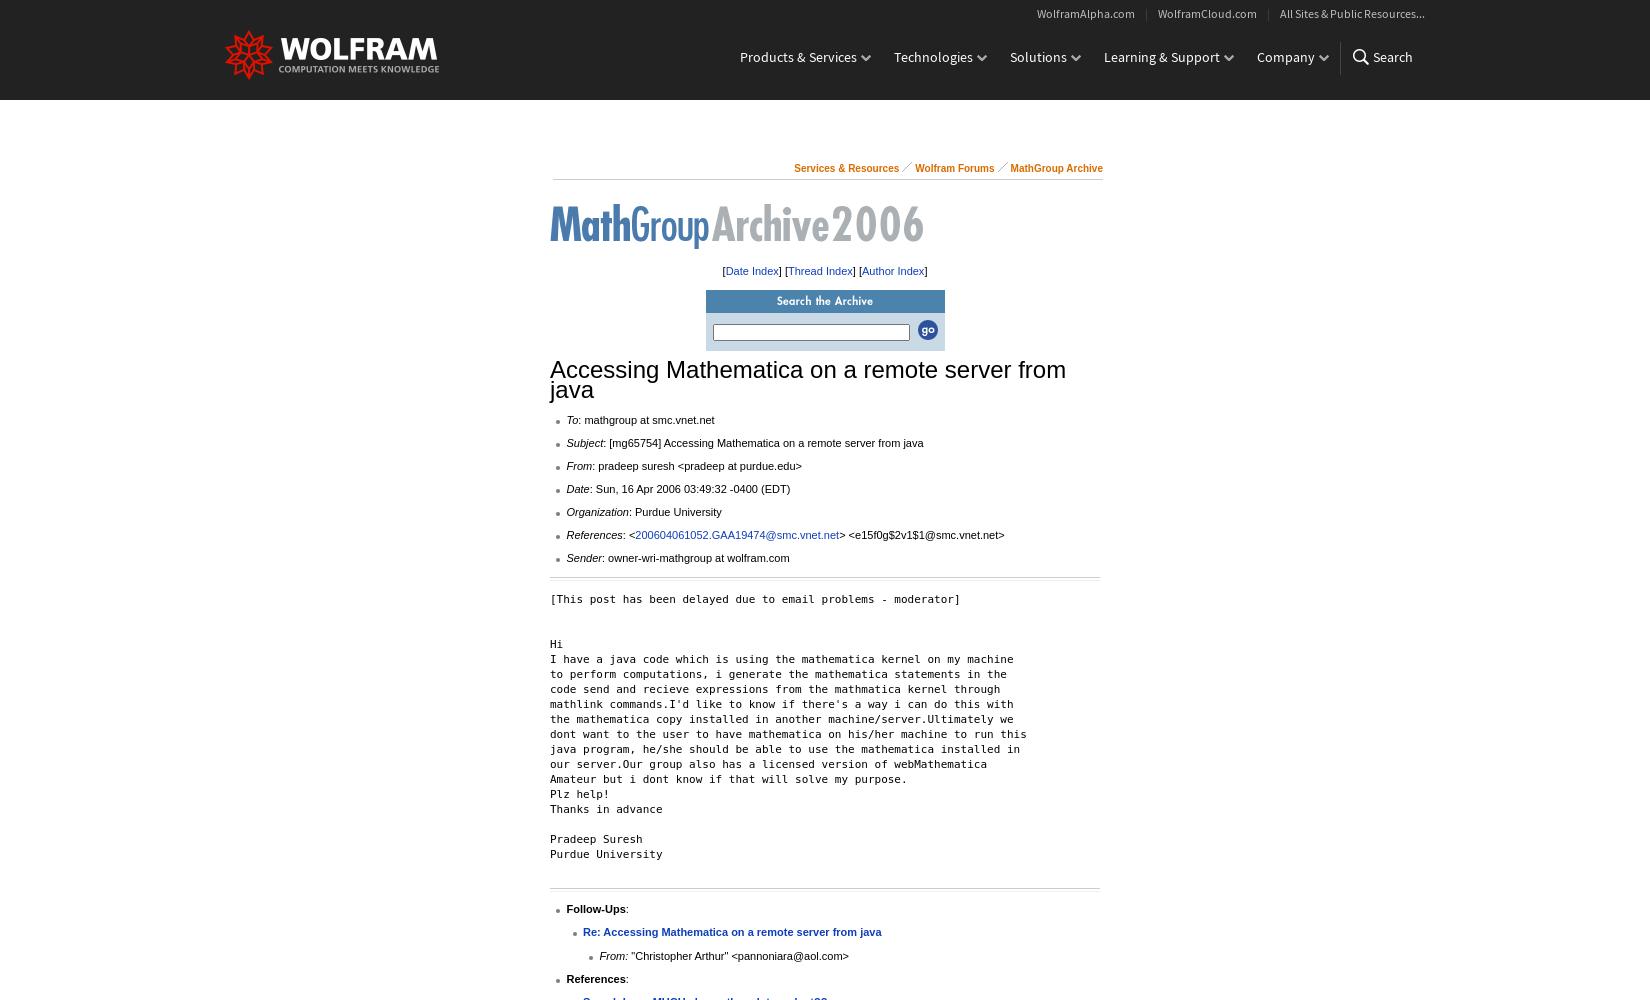 This screenshot has height=1000, width=1650. I want to click on '"Christopher Arthur" <pannoniara@aol.com>', so click(737, 954).